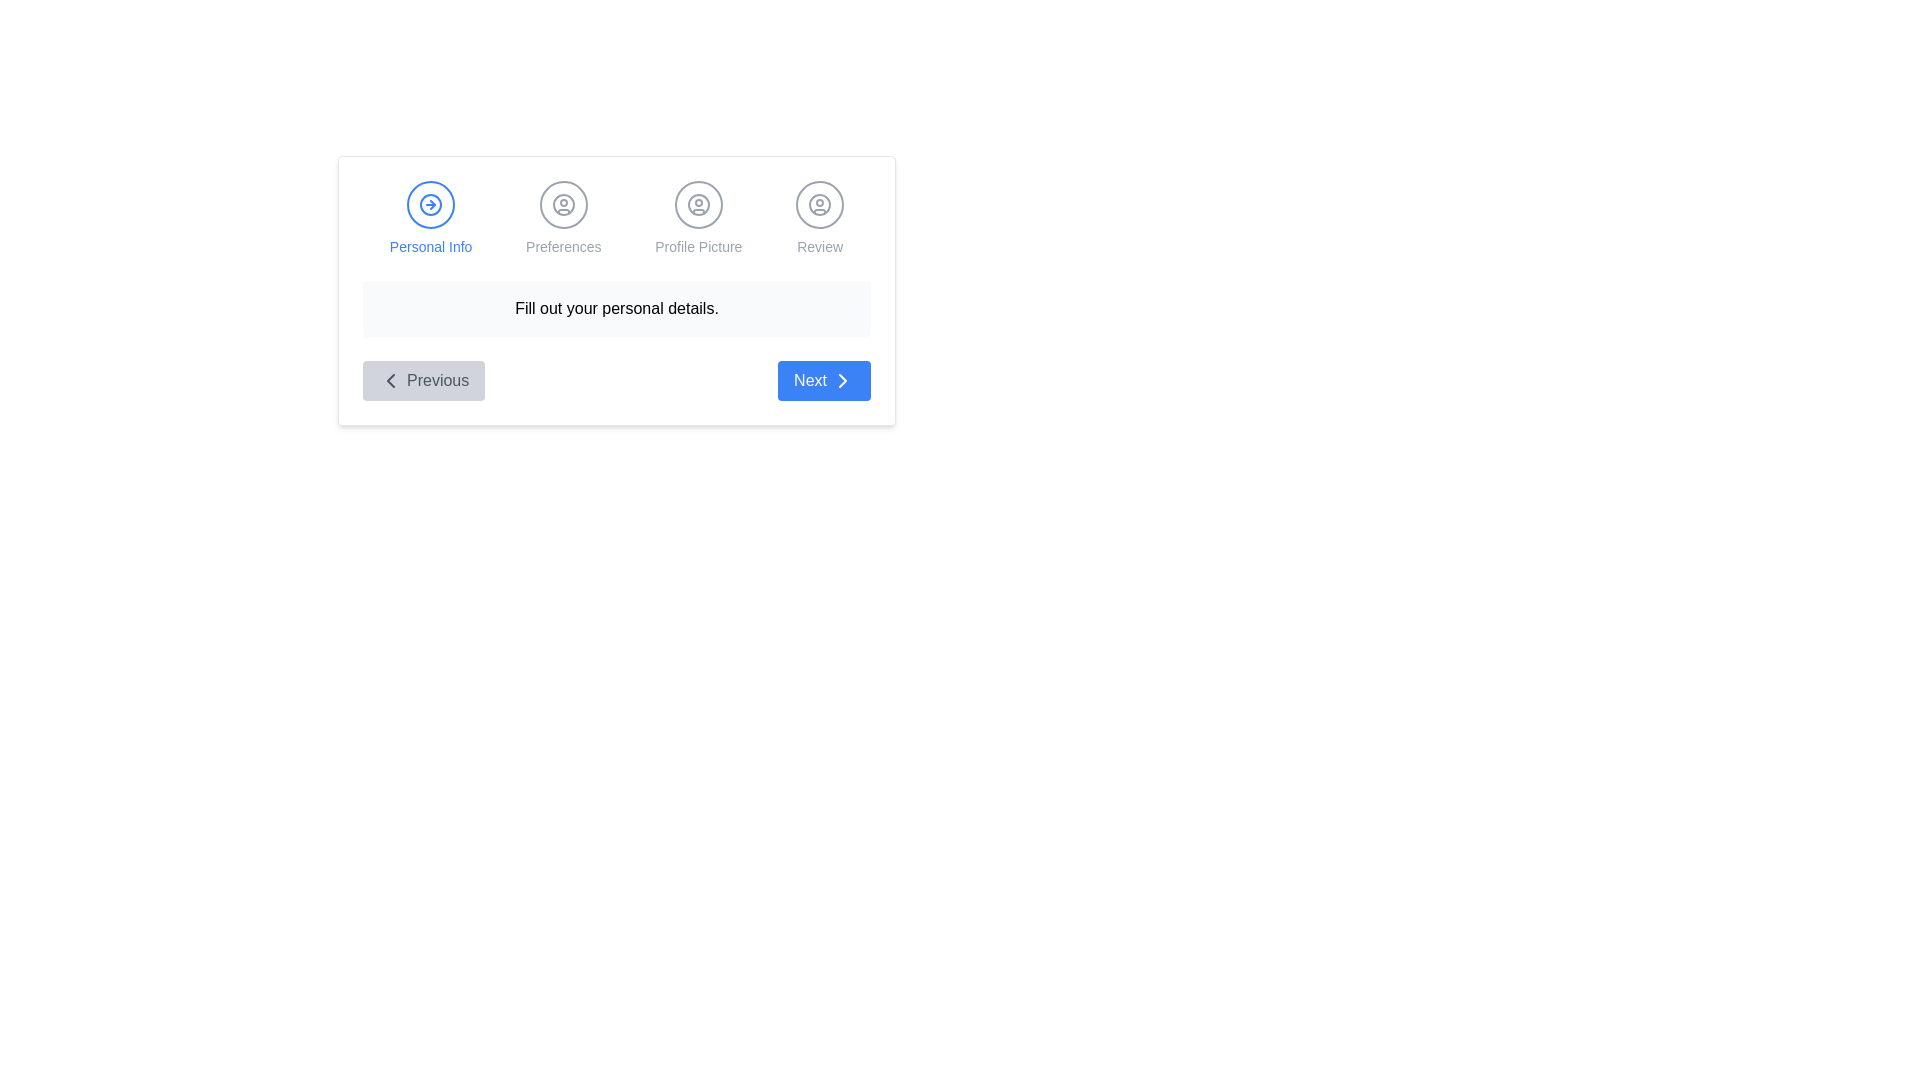 The width and height of the screenshot is (1920, 1080). I want to click on the second circular button in the step indicator set, so click(562, 204).